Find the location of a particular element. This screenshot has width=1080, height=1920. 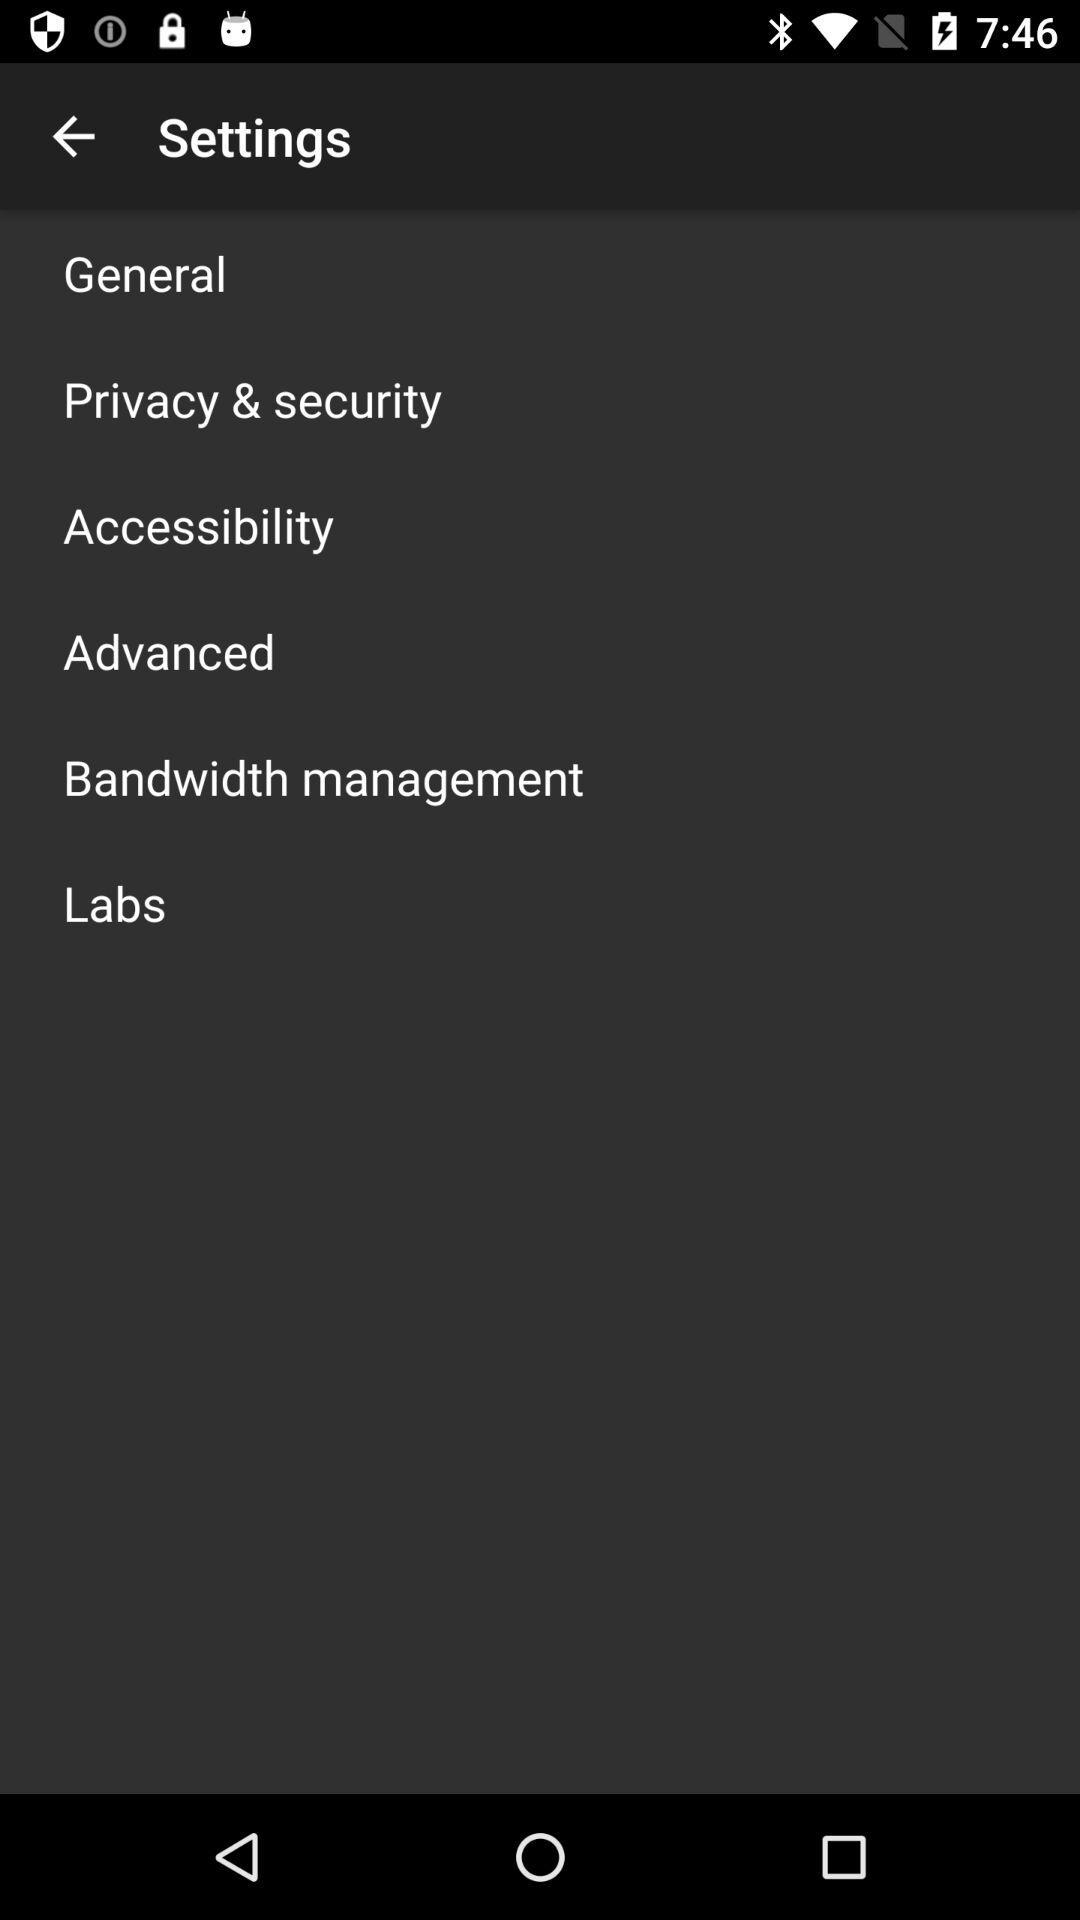

app below bandwidth management is located at coordinates (114, 901).